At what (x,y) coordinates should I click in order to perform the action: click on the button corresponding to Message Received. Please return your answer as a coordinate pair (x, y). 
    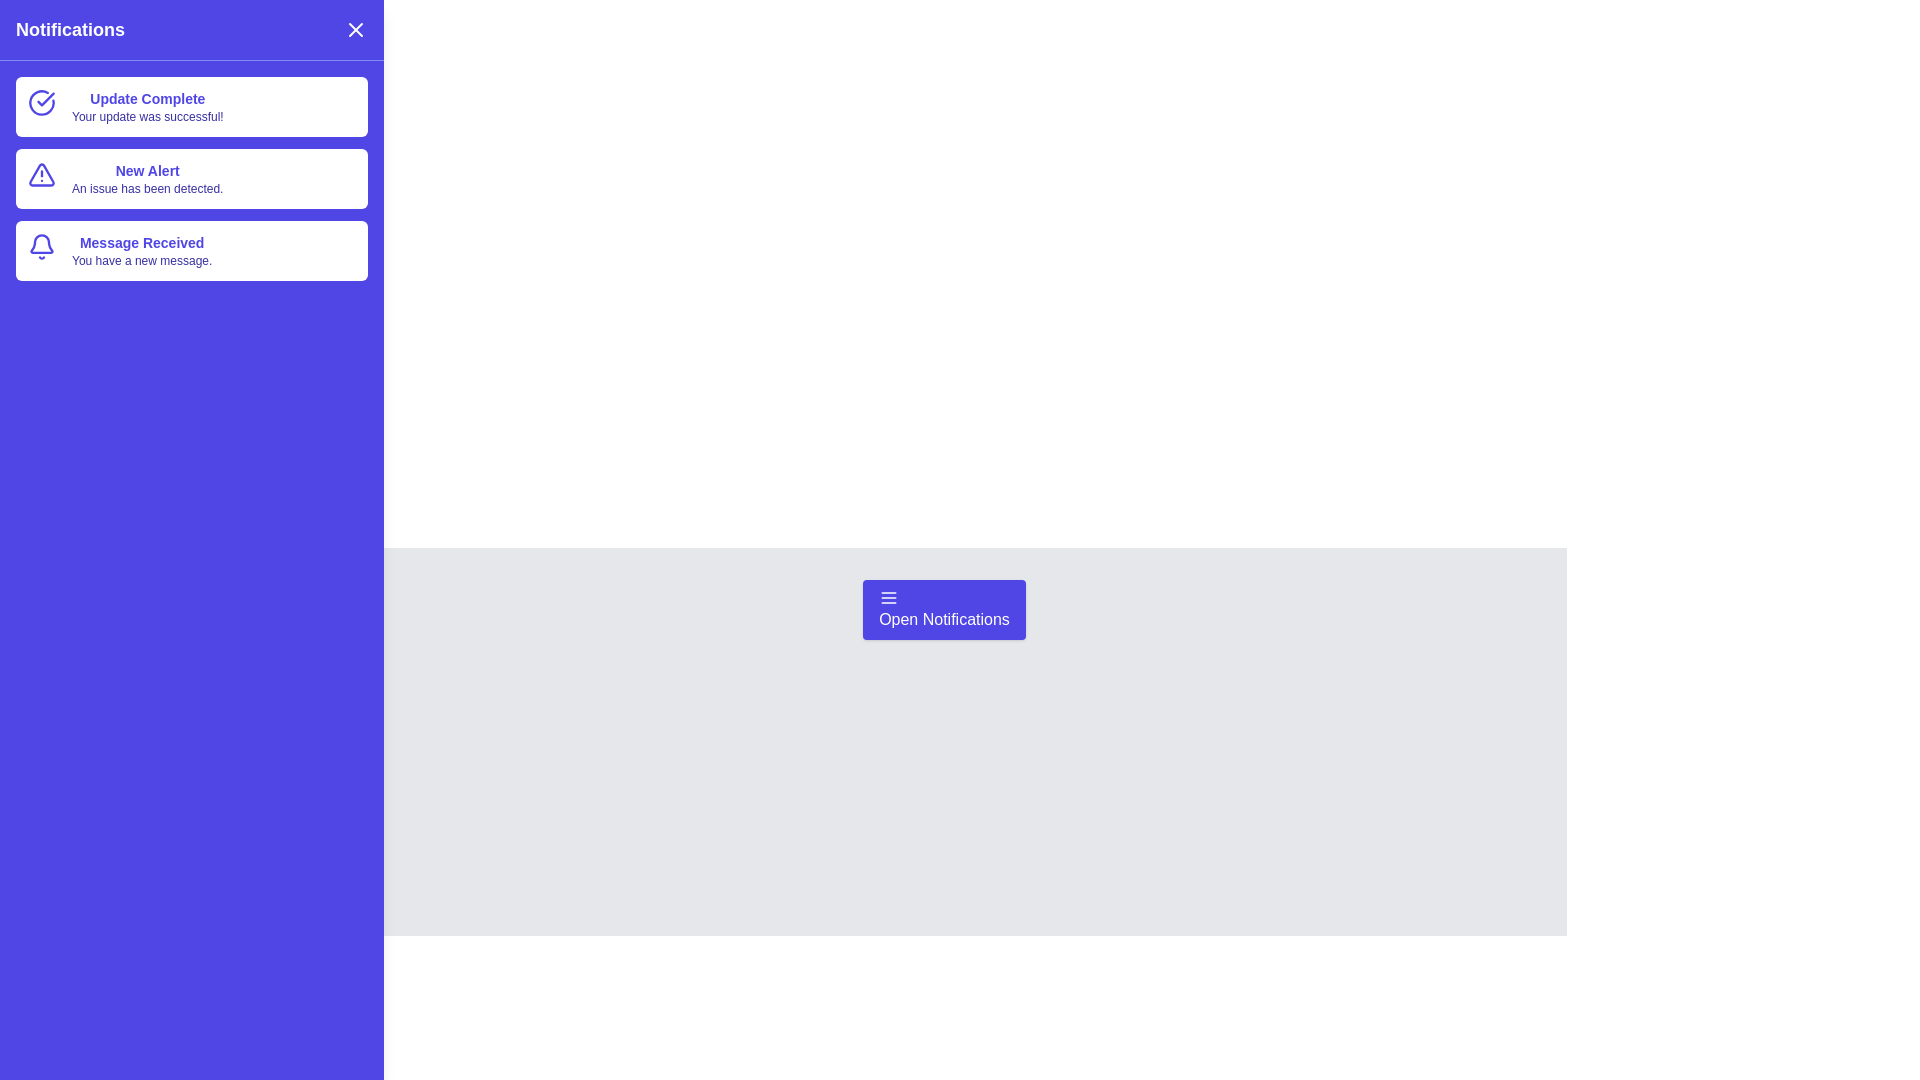
    Looking at the image, I should click on (192, 249).